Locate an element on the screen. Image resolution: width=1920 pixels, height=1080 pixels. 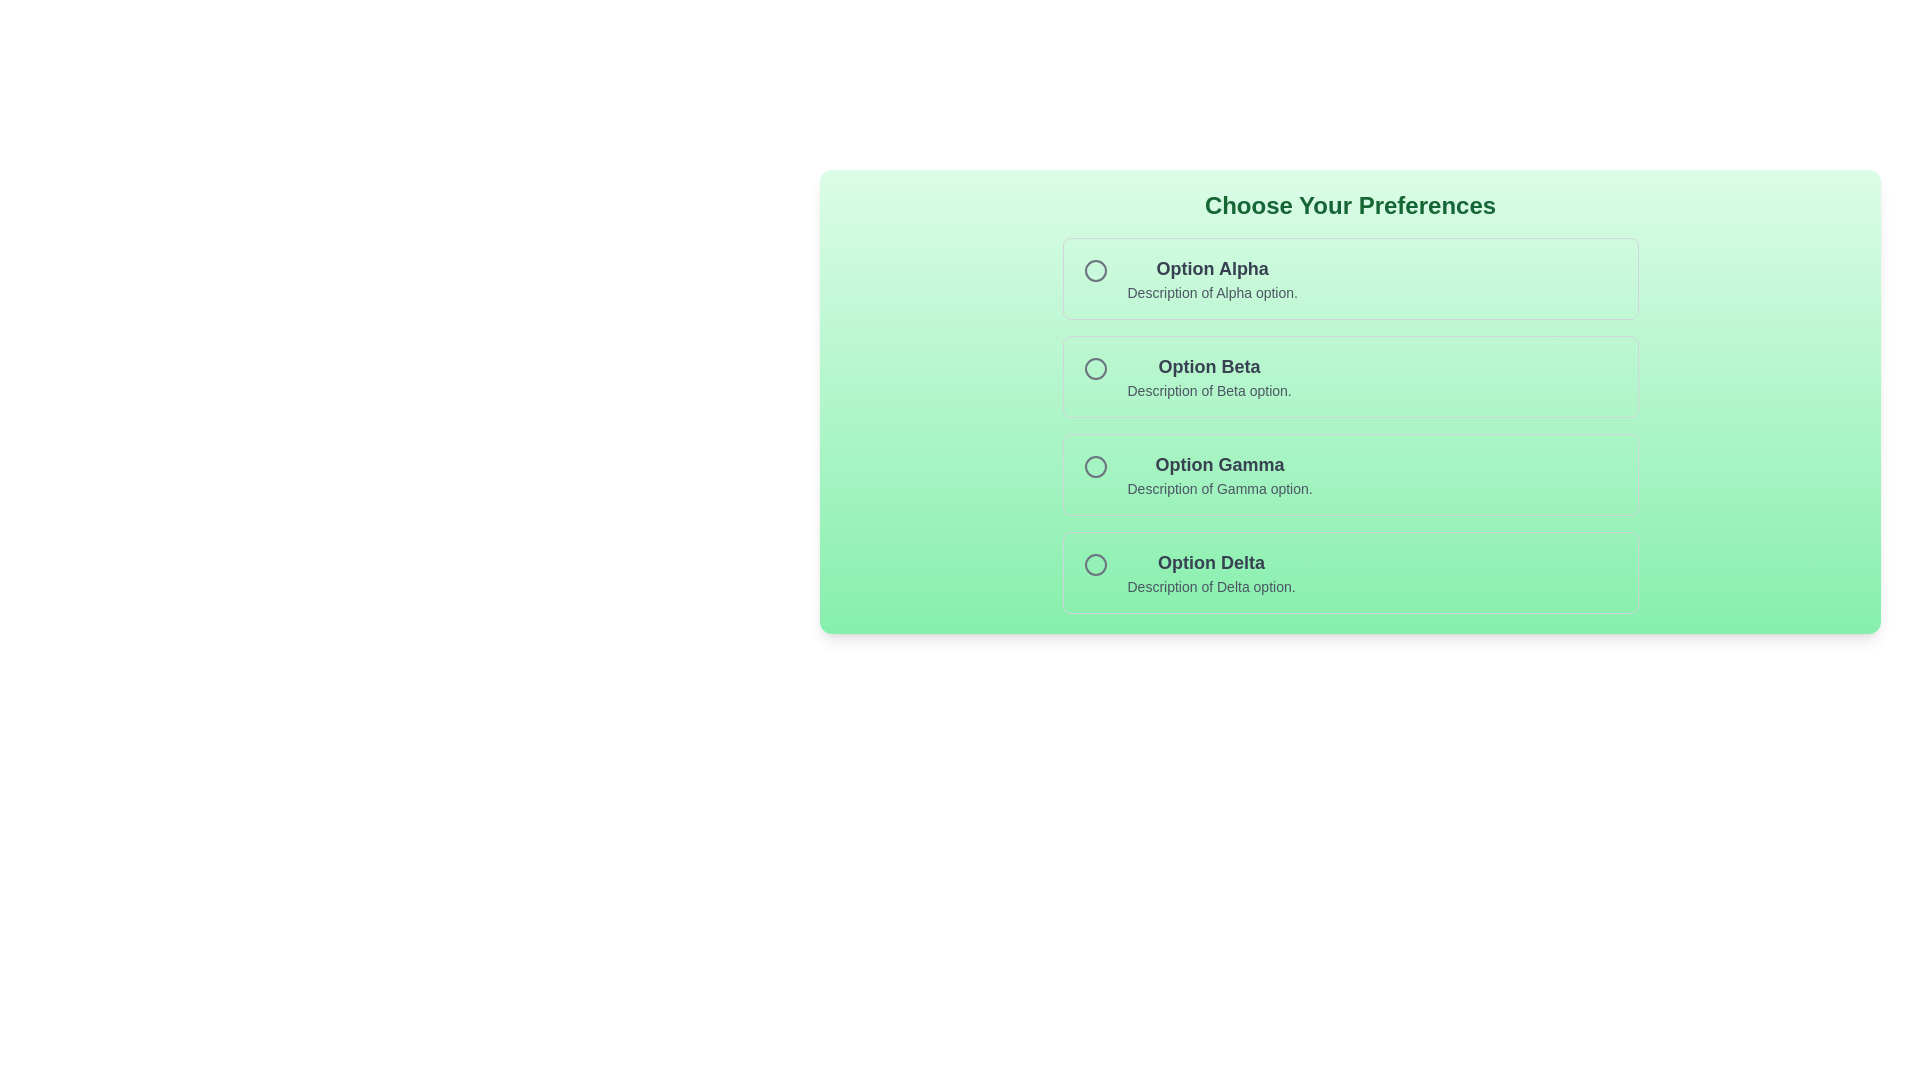
the radio button icon located to the left of the text 'Option Delta' is located at coordinates (1094, 564).